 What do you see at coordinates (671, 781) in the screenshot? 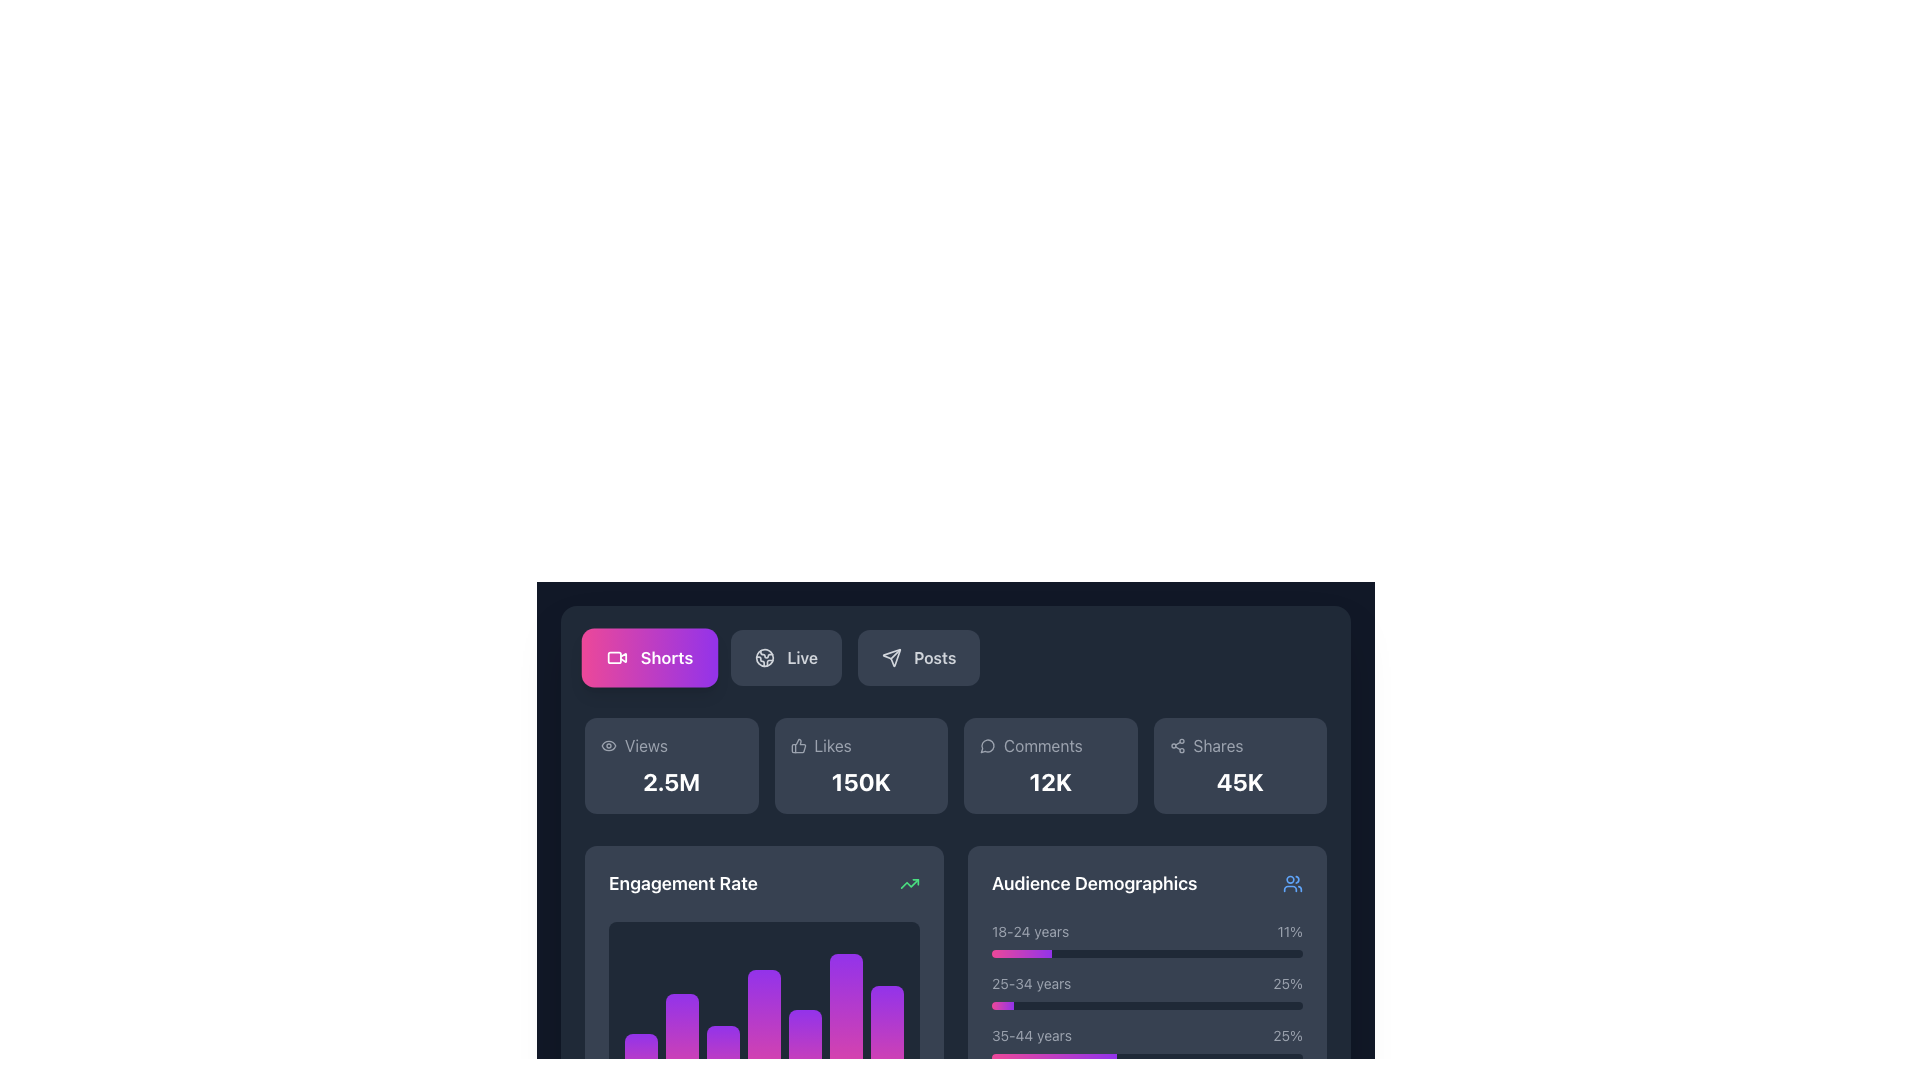
I see `the static text label displaying the number of views, '2.5M', which is located within the 'Views' card in the top-left section of the interface` at bounding box center [671, 781].